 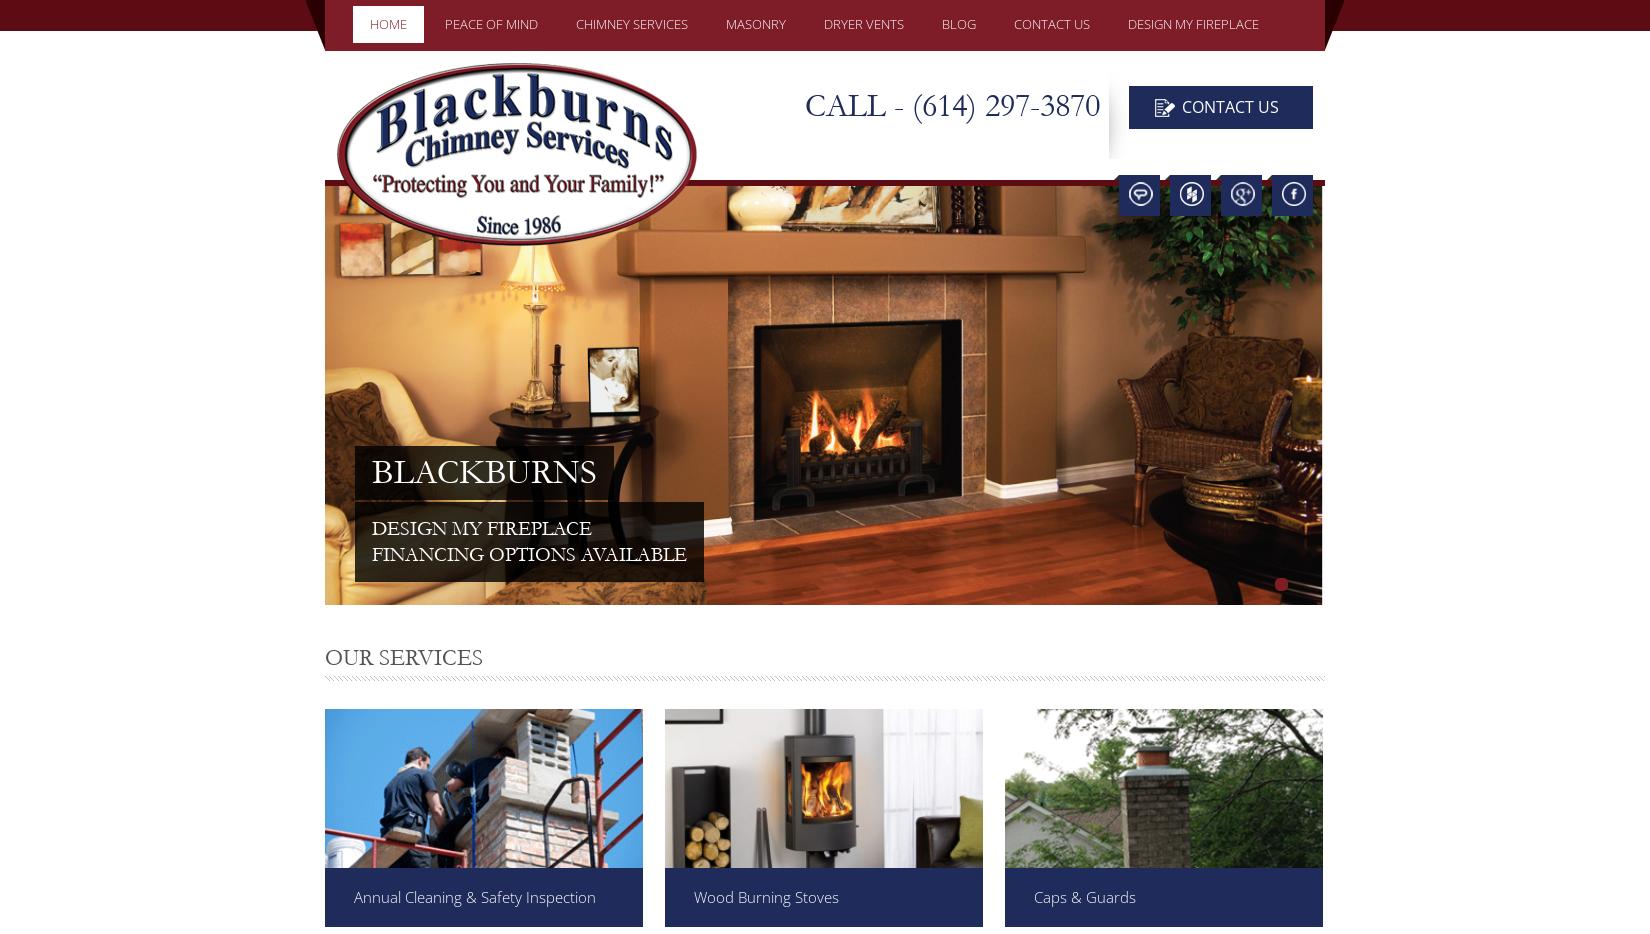 What do you see at coordinates (388, 23) in the screenshot?
I see `'HOME'` at bounding box center [388, 23].